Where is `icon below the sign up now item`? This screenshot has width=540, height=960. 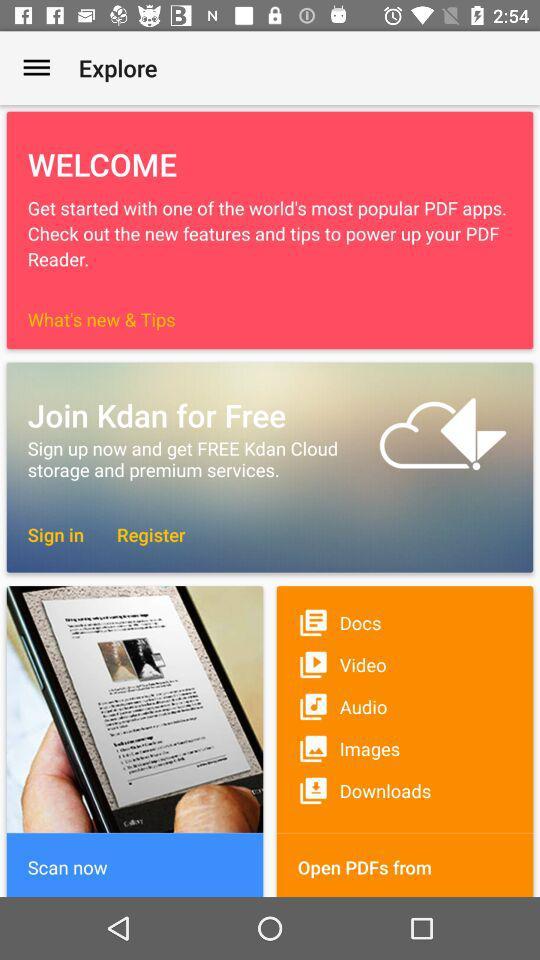 icon below the sign up now item is located at coordinates (55, 533).